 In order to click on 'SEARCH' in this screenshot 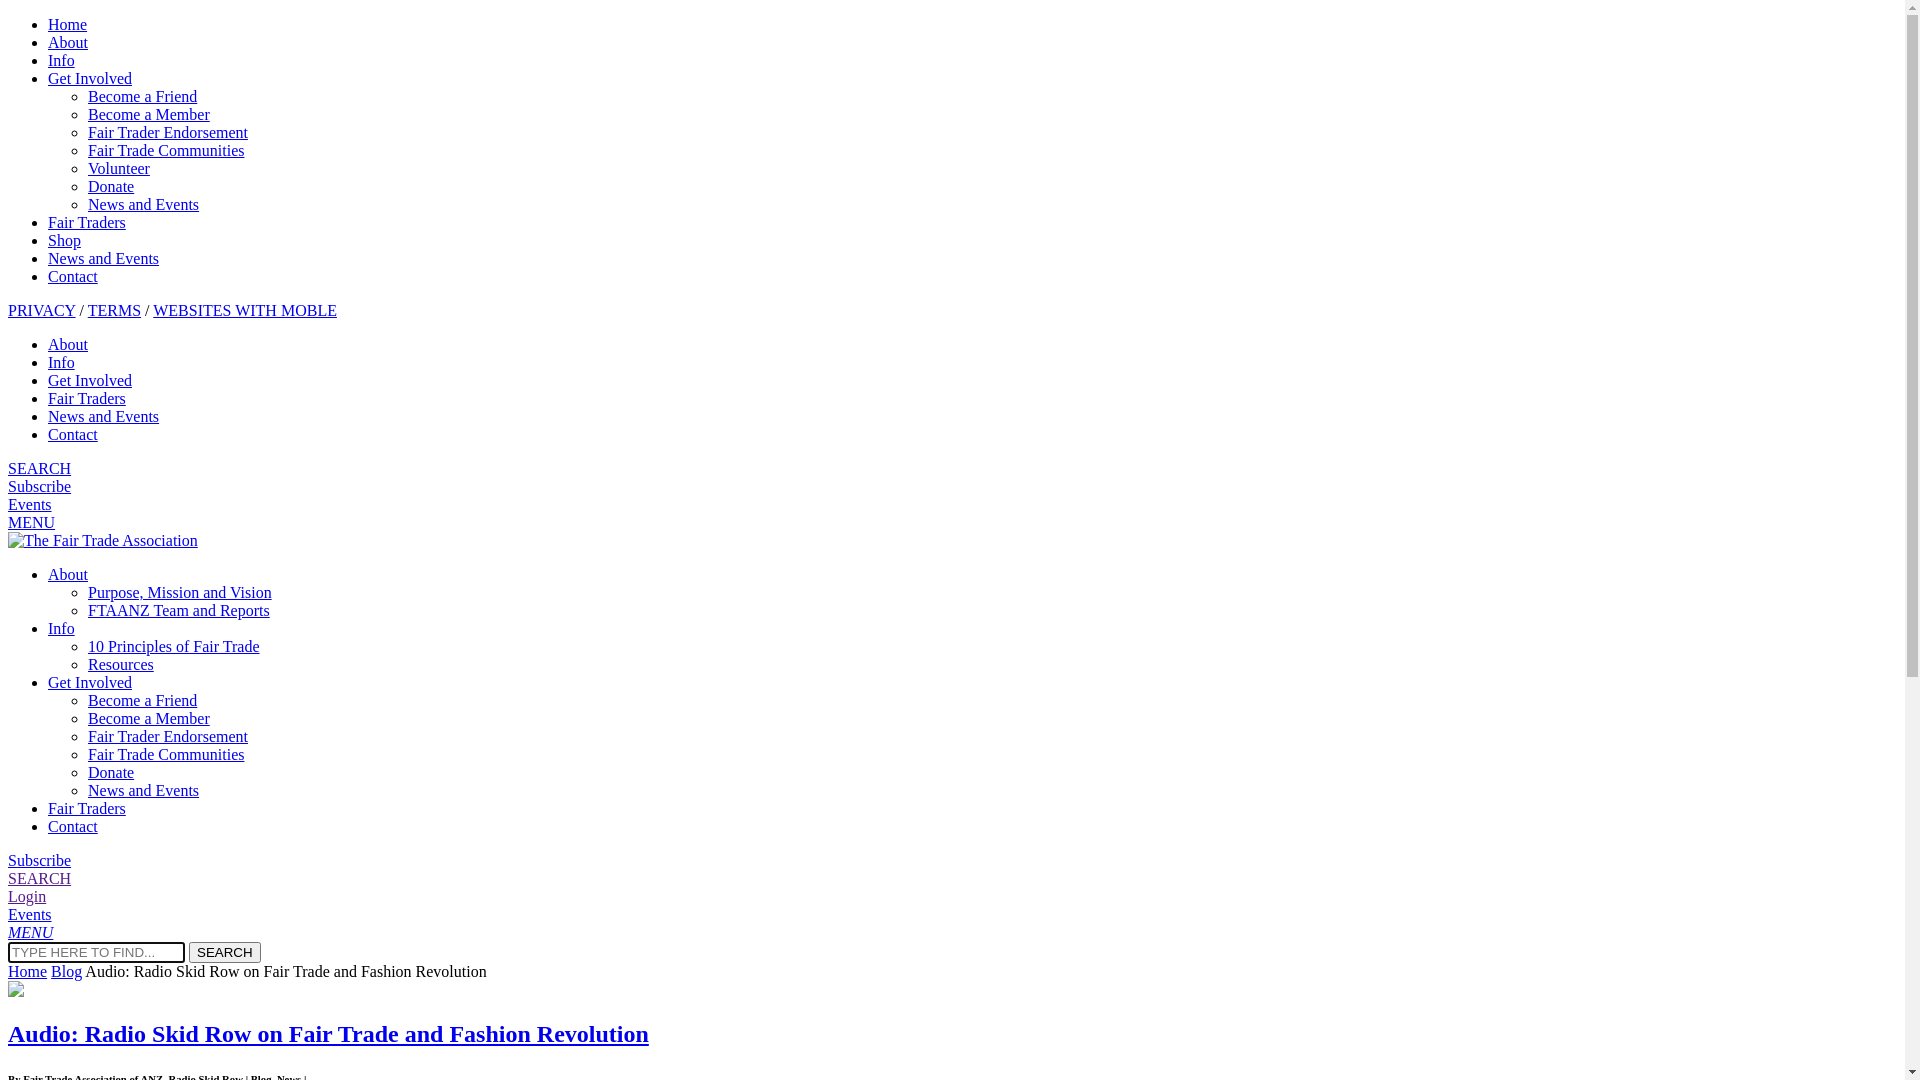, I will do `click(39, 468)`.